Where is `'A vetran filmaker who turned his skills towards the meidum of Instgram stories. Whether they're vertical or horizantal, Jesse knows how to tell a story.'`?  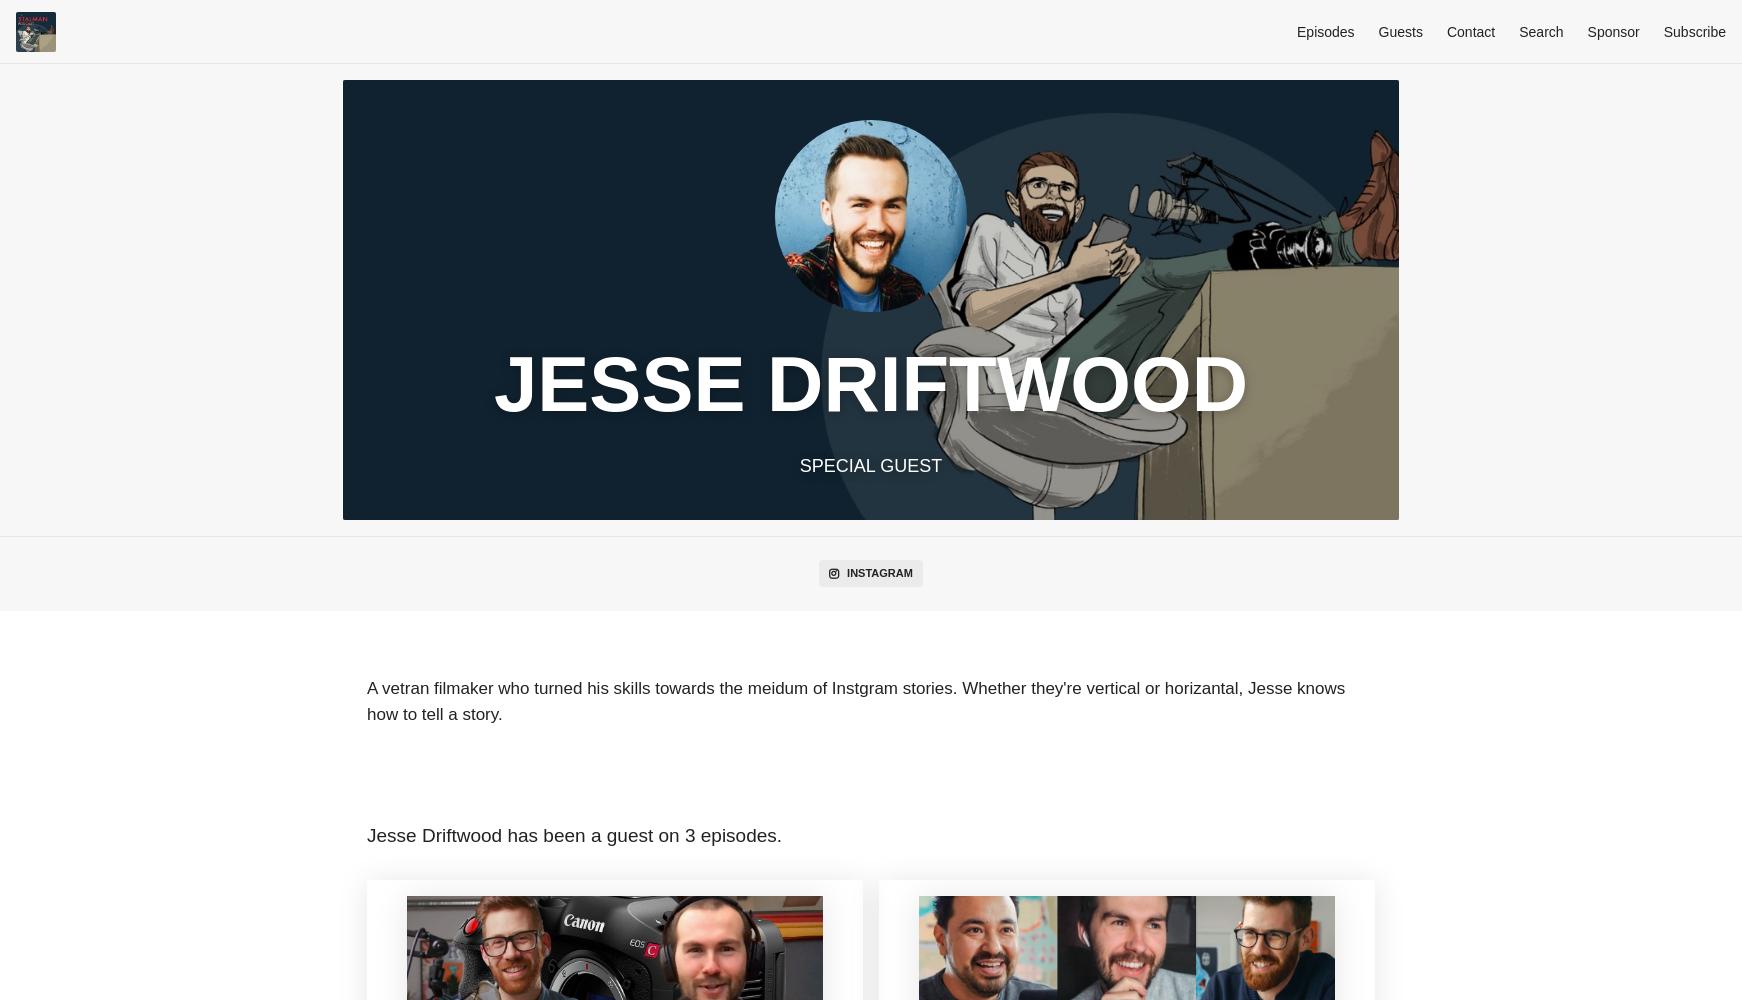
'A vetran filmaker who turned his skills towards the meidum of Instgram stories. Whether they're vertical or horizantal, Jesse knows how to tell a story.' is located at coordinates (856, 700).